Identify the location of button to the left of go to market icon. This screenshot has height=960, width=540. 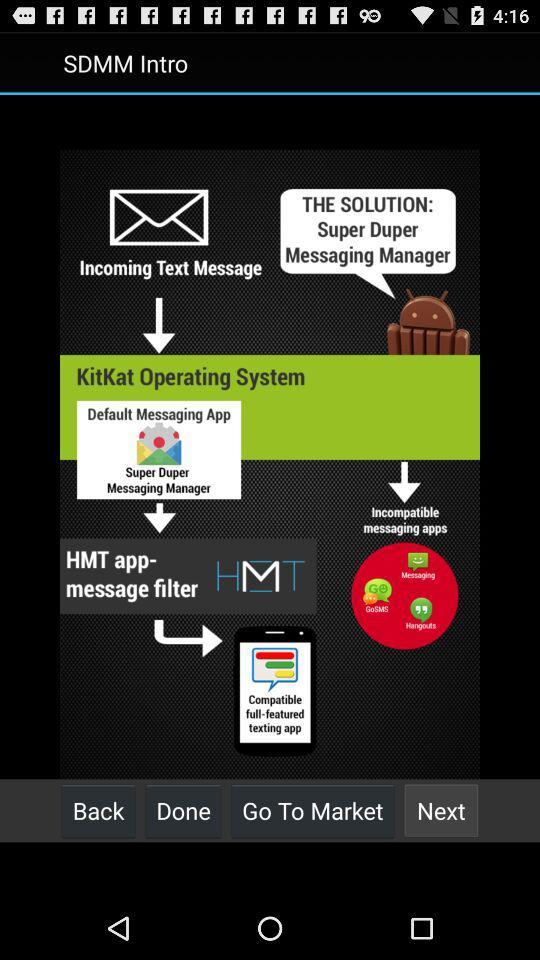
(183, 810).